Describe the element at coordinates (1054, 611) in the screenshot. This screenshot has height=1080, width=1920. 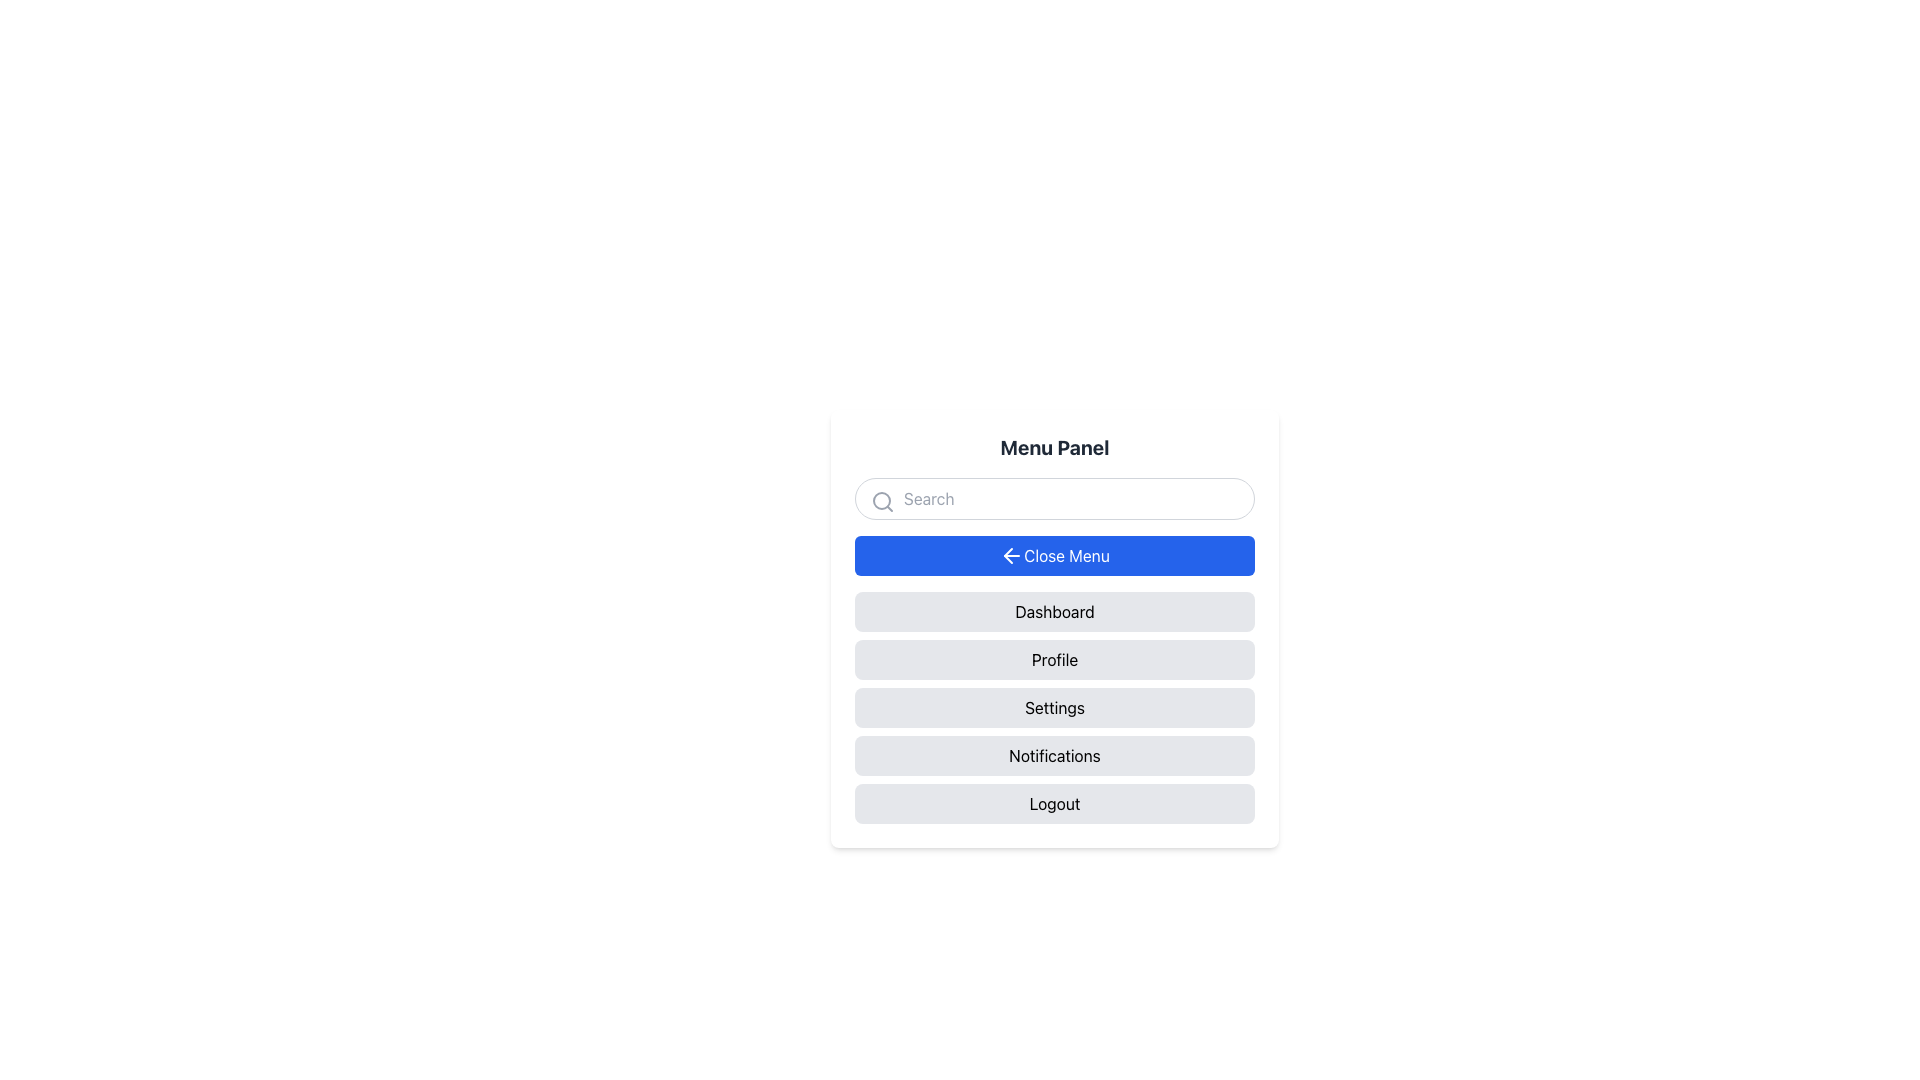
I see `the 'Dashboard' button, which is the first option in the vertically-listed menu, to observe styling changes` at that location.